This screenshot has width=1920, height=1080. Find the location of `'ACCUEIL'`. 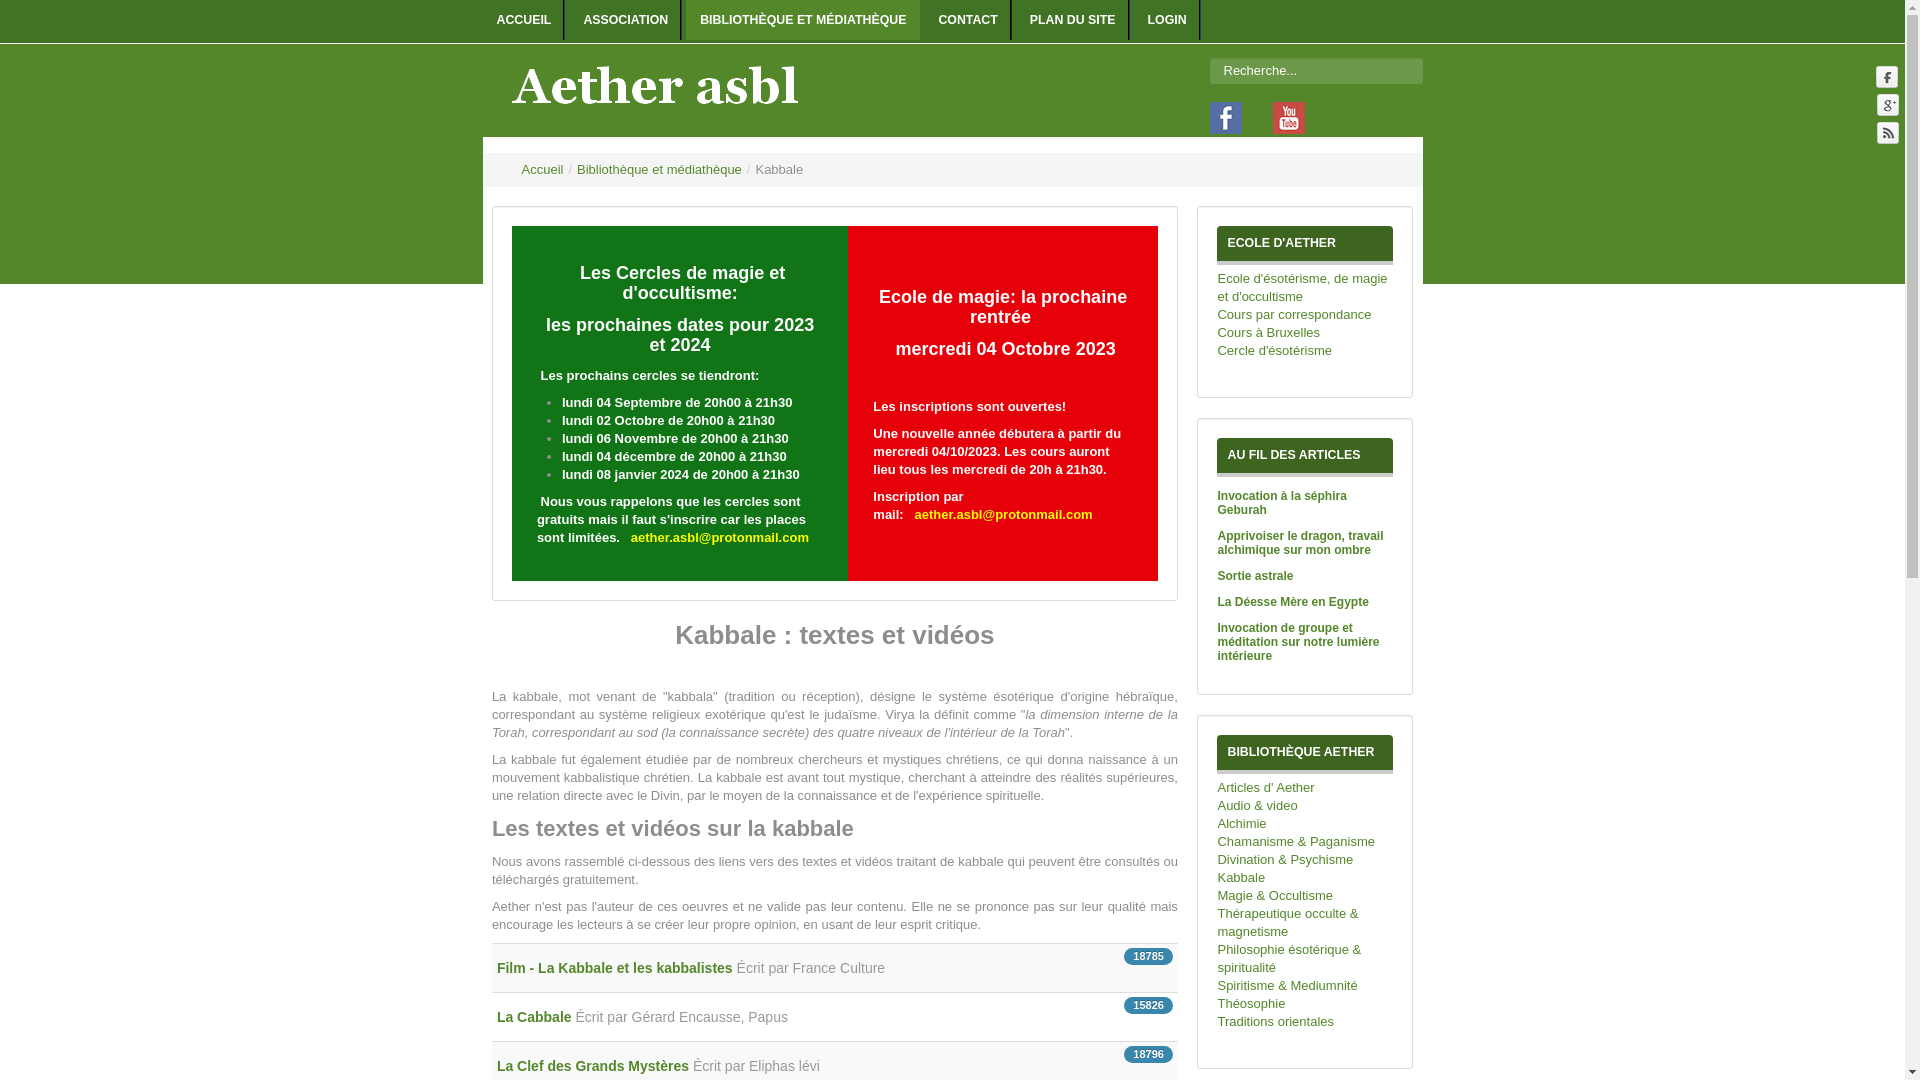

'ACCUEIL' is located at coordinates (523, 19).